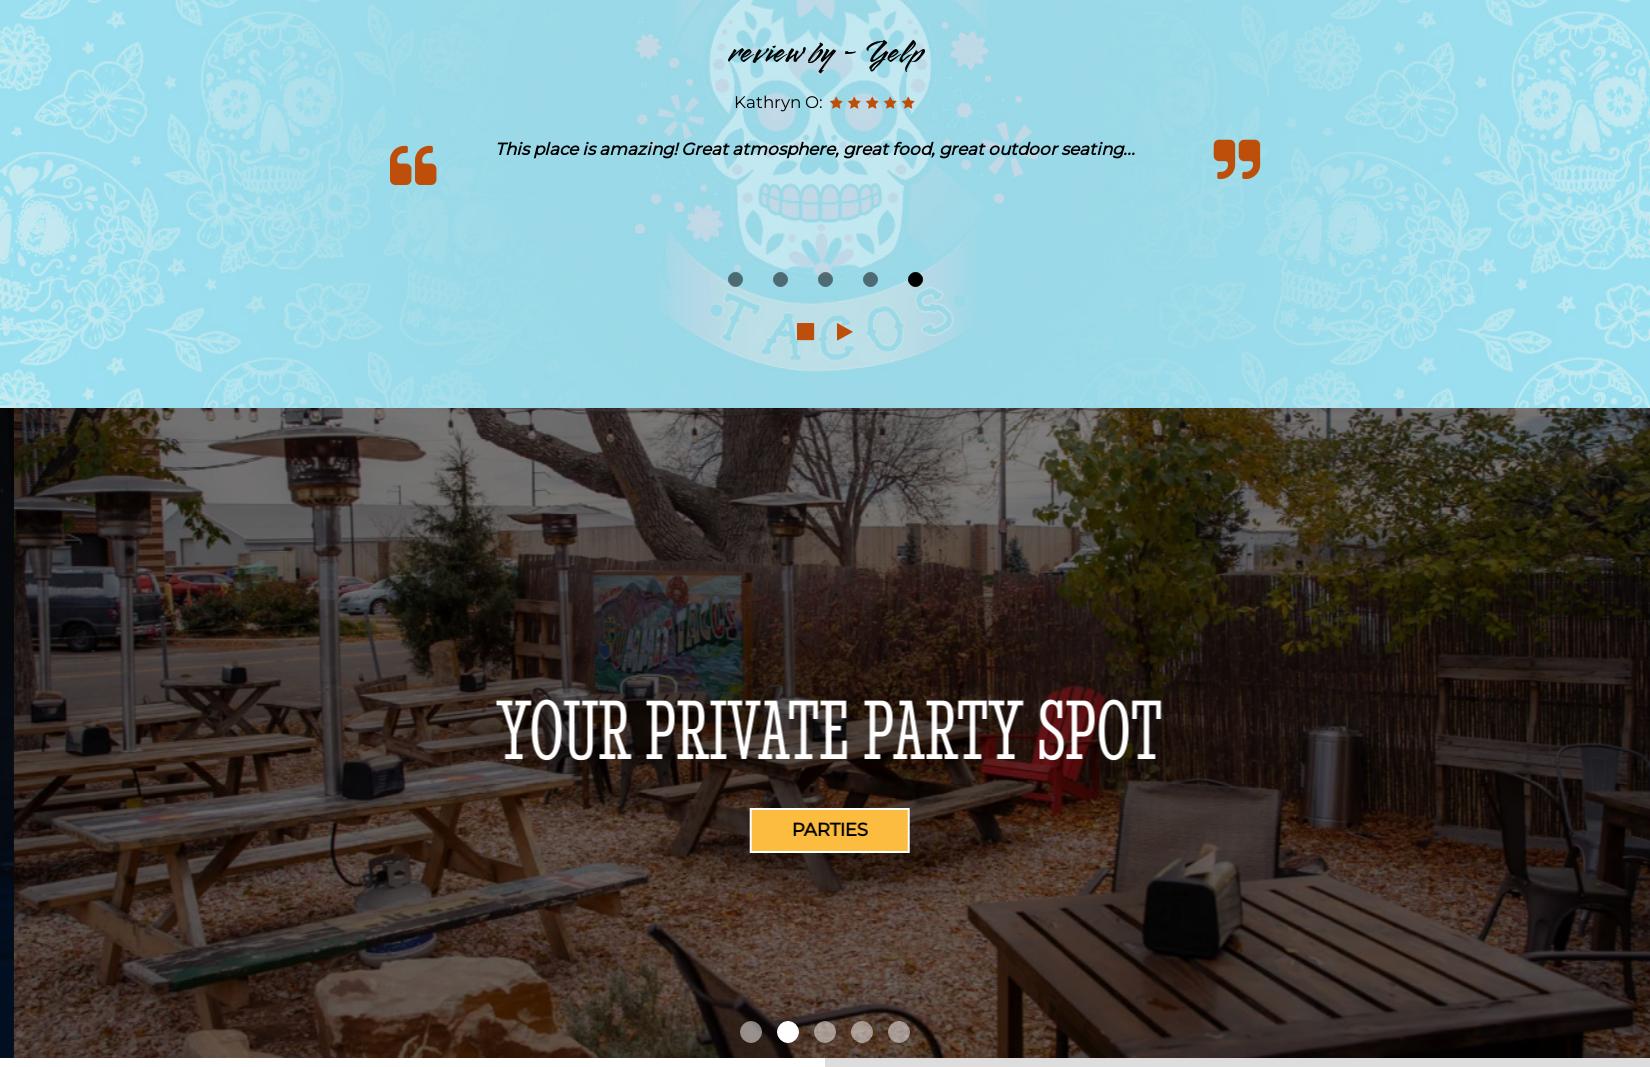 Image resolution: width=1650 pixels, height=1067 pixels. I want to click on 'Reservations', so click(753, 829).